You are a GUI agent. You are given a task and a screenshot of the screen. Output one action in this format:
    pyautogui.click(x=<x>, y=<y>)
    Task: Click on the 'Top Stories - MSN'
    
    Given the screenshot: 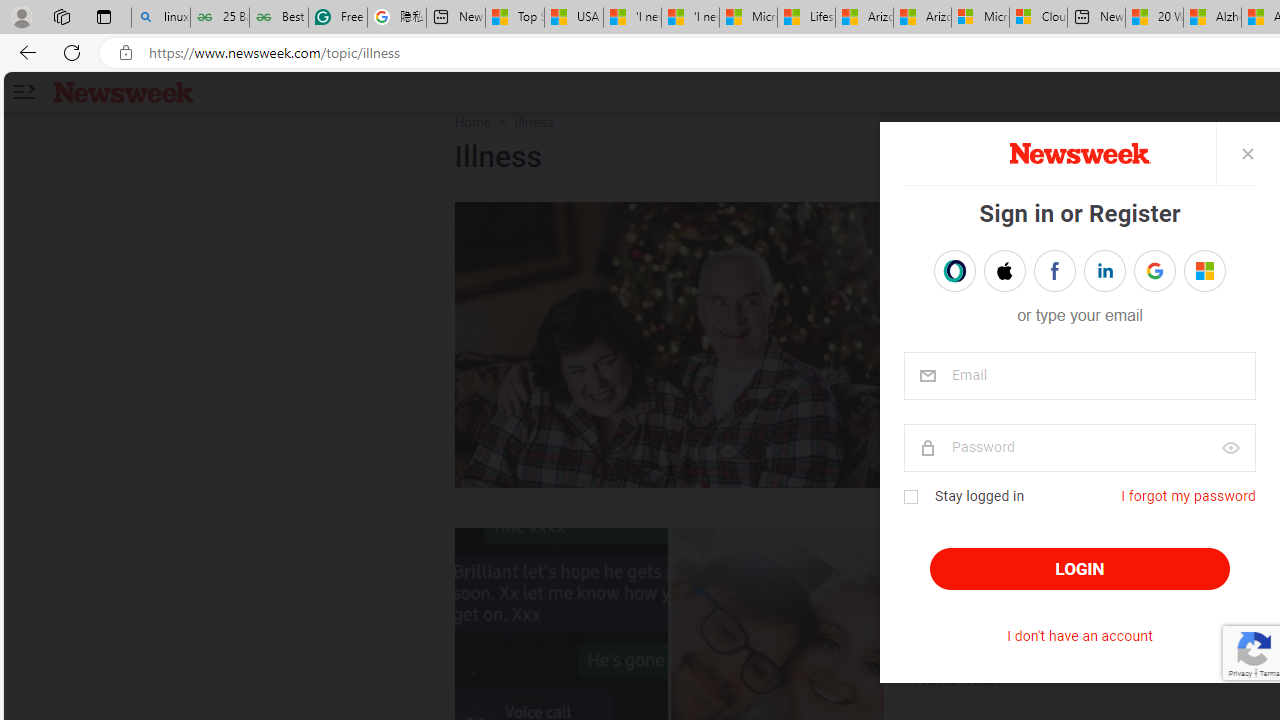 What is the action you would take?
    pyautogui.click(x=515, y=17)
    